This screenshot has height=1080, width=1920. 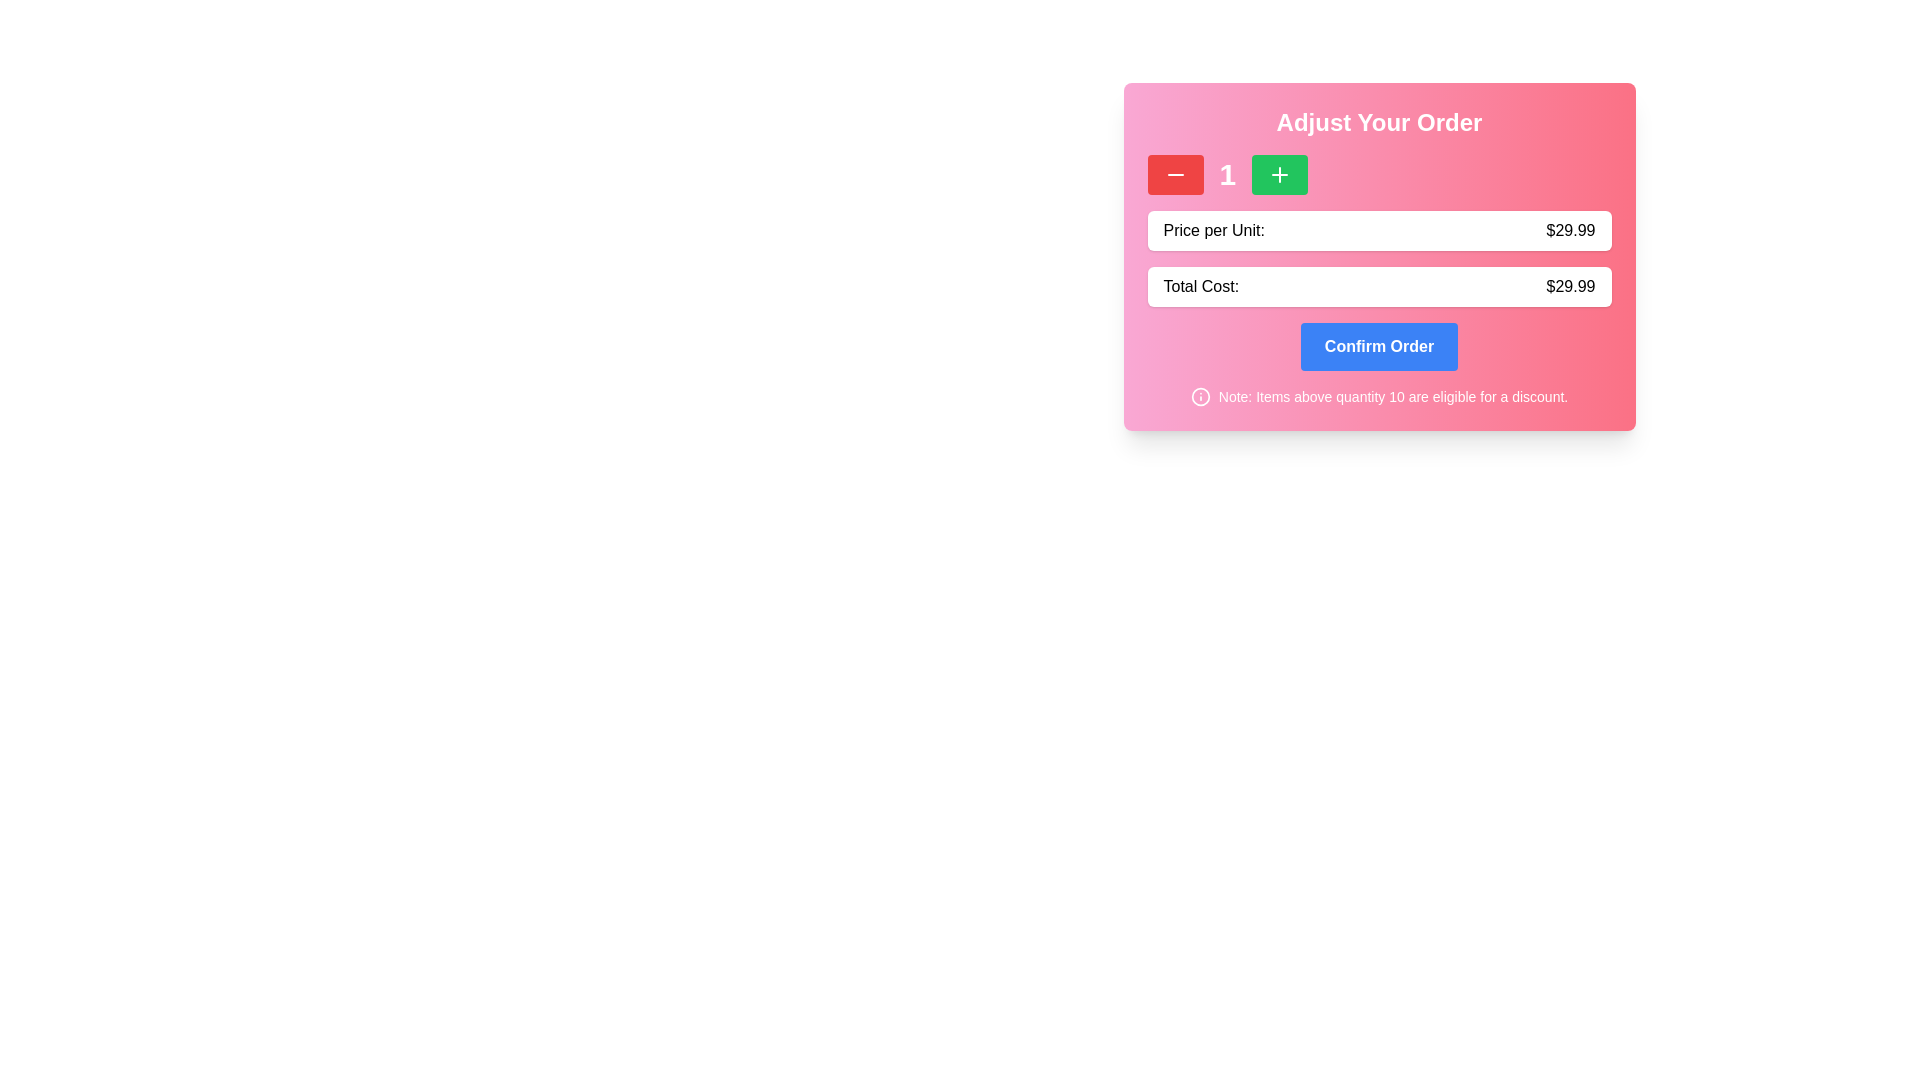 What do you see at coordinates (1200, 286) in the screenshot?
I see `the text label reading 'Total Cost:' which is styled in a simple black font on a white background, located on the left side of a pair with the text '$29.99' to its right` at bounding box center [1200, 286].